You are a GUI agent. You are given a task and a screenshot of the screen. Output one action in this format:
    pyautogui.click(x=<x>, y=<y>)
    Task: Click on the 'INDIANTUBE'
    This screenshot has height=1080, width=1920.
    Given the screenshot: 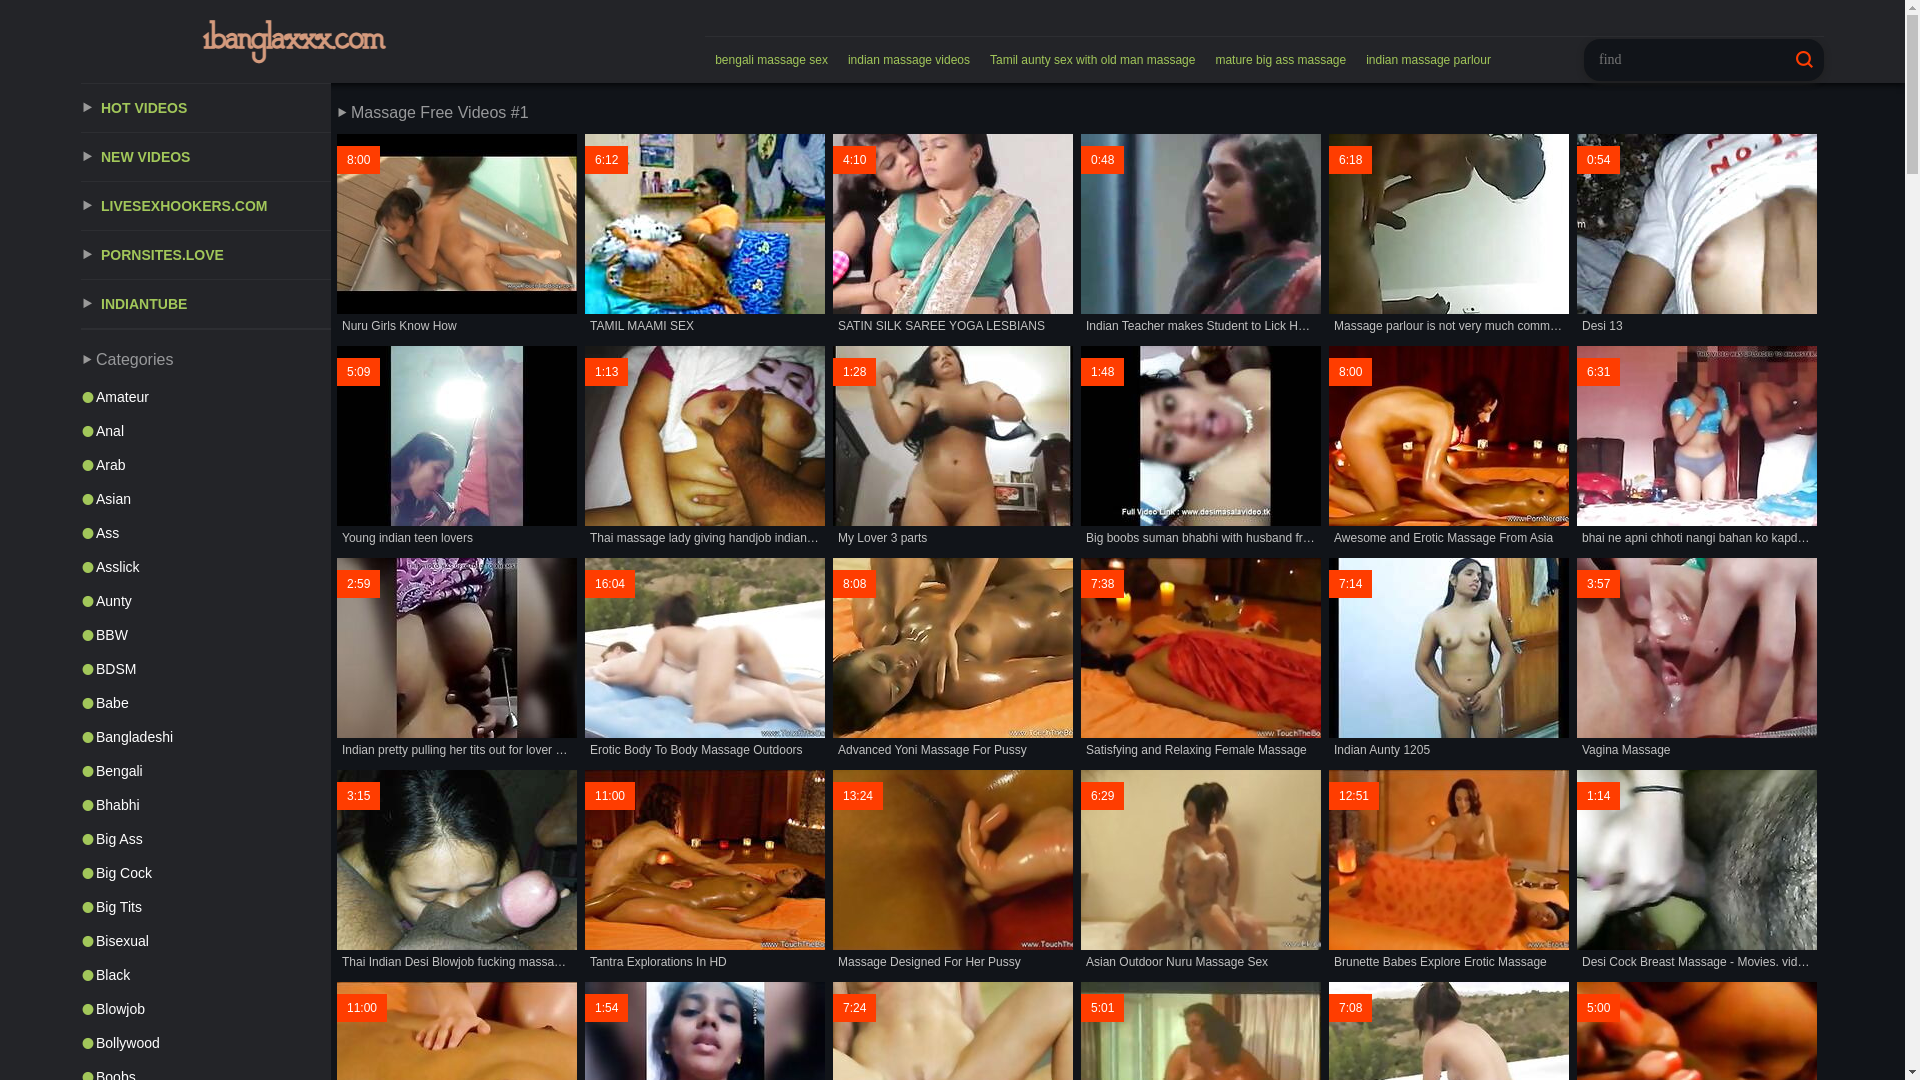 What is the action you would take?
    pyautogui.click(x=80, y=304)
    